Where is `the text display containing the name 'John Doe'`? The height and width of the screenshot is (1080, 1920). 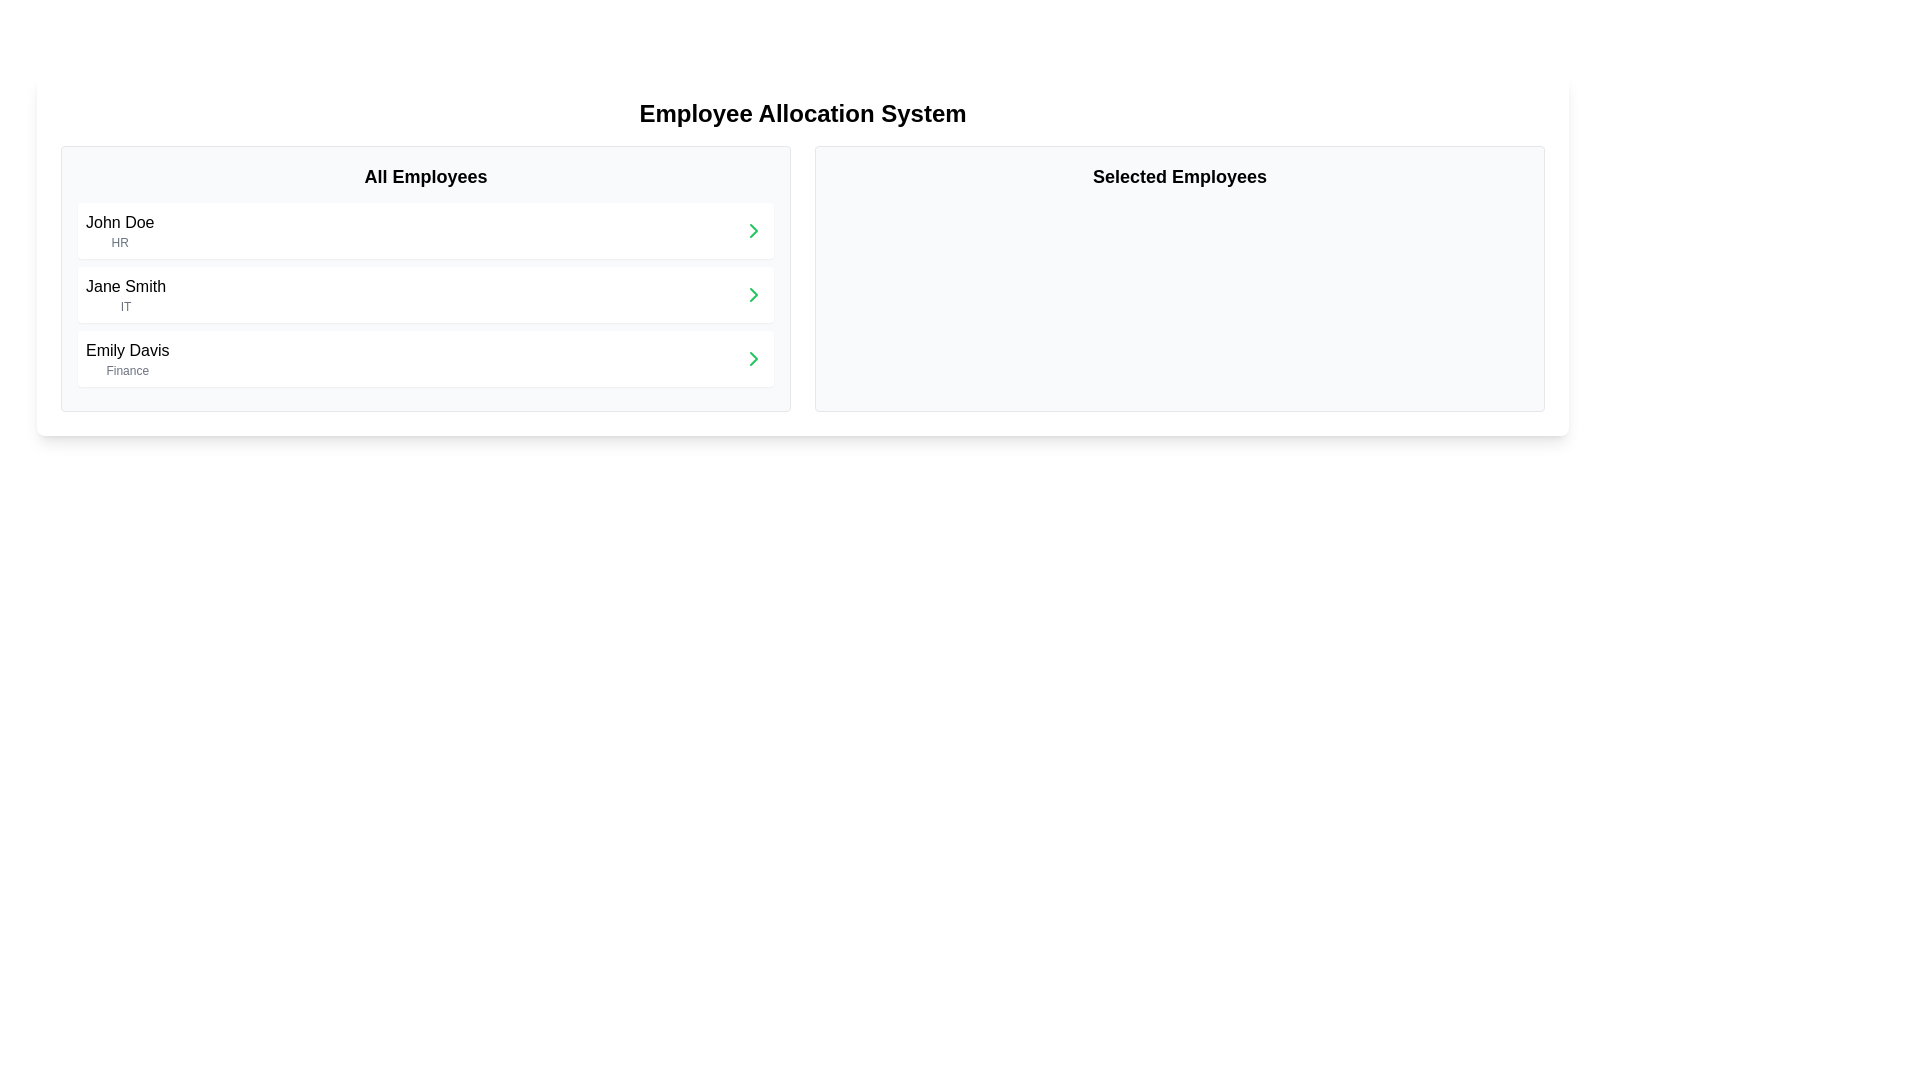
the text display containing the name 'John Doe' is located at coordinates (119, 230).